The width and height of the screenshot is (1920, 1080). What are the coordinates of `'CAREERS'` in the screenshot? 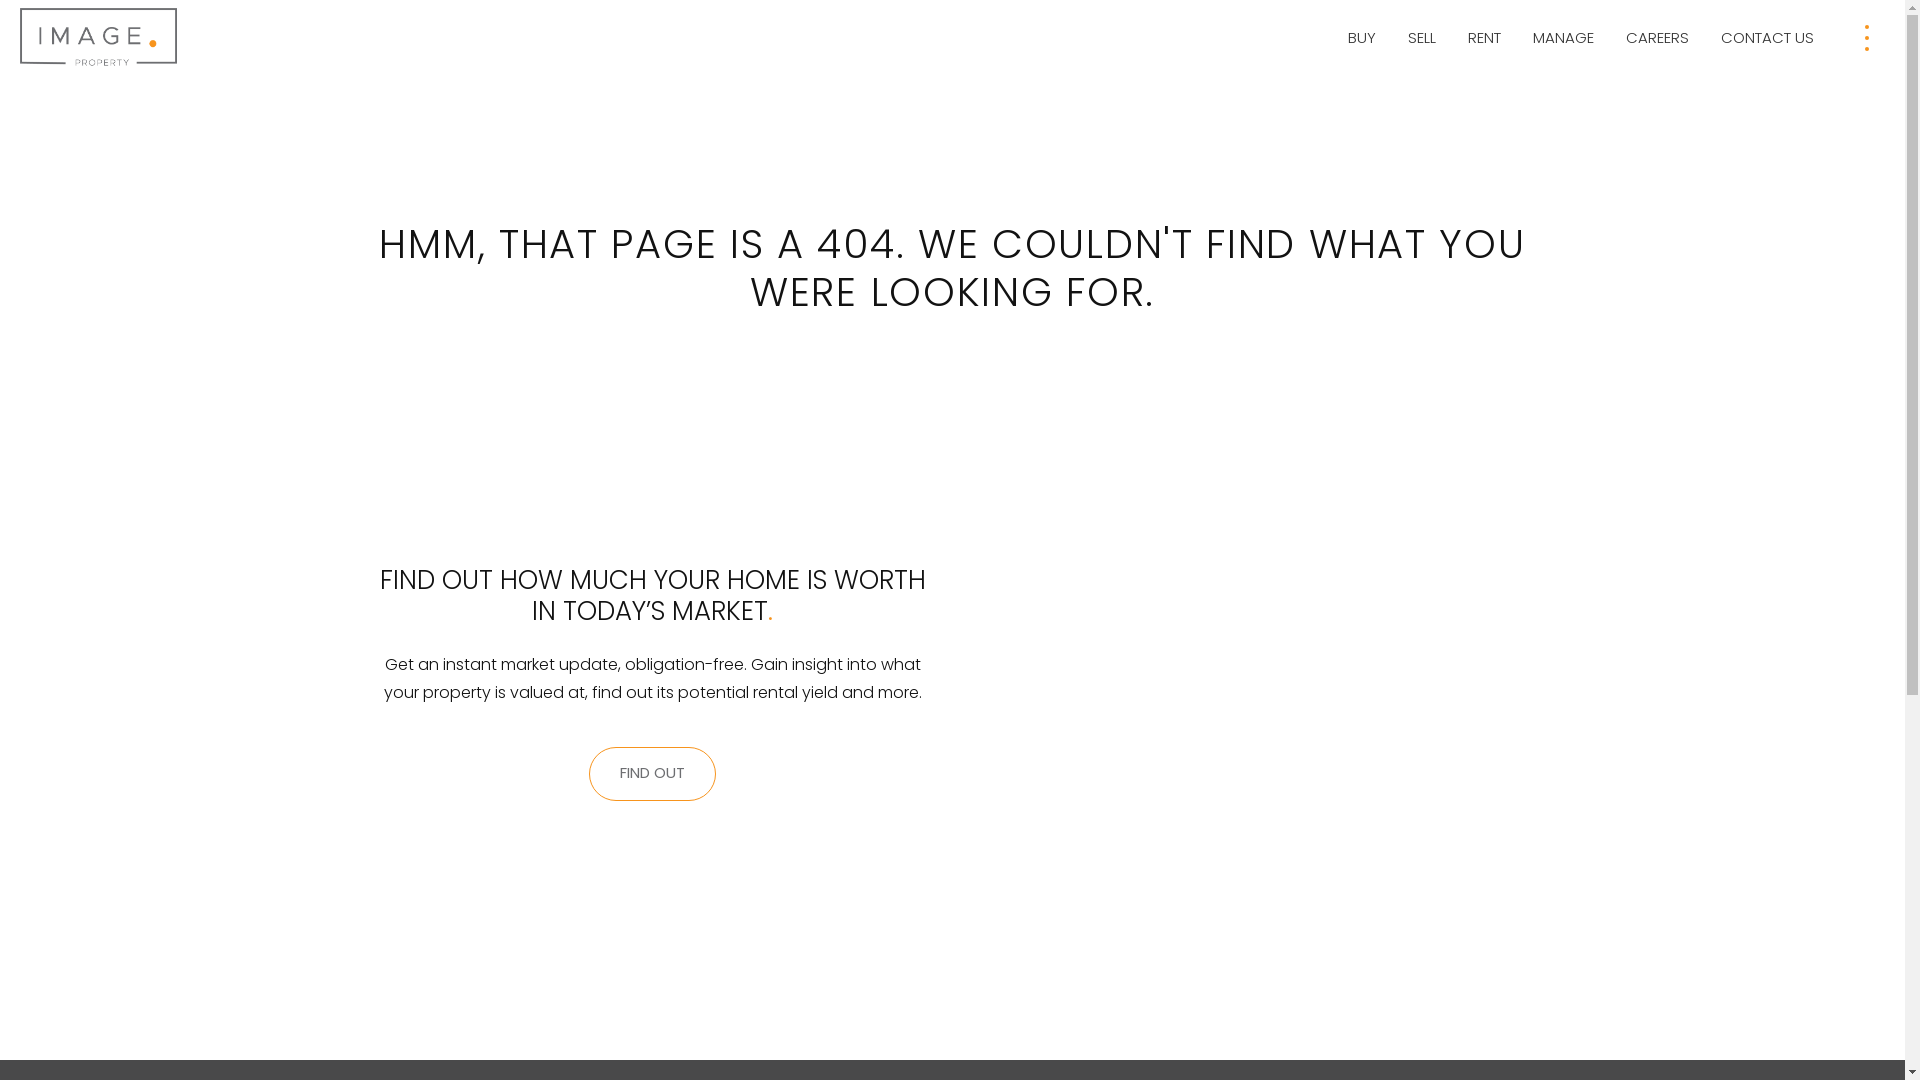 It's located at (1657, 38).